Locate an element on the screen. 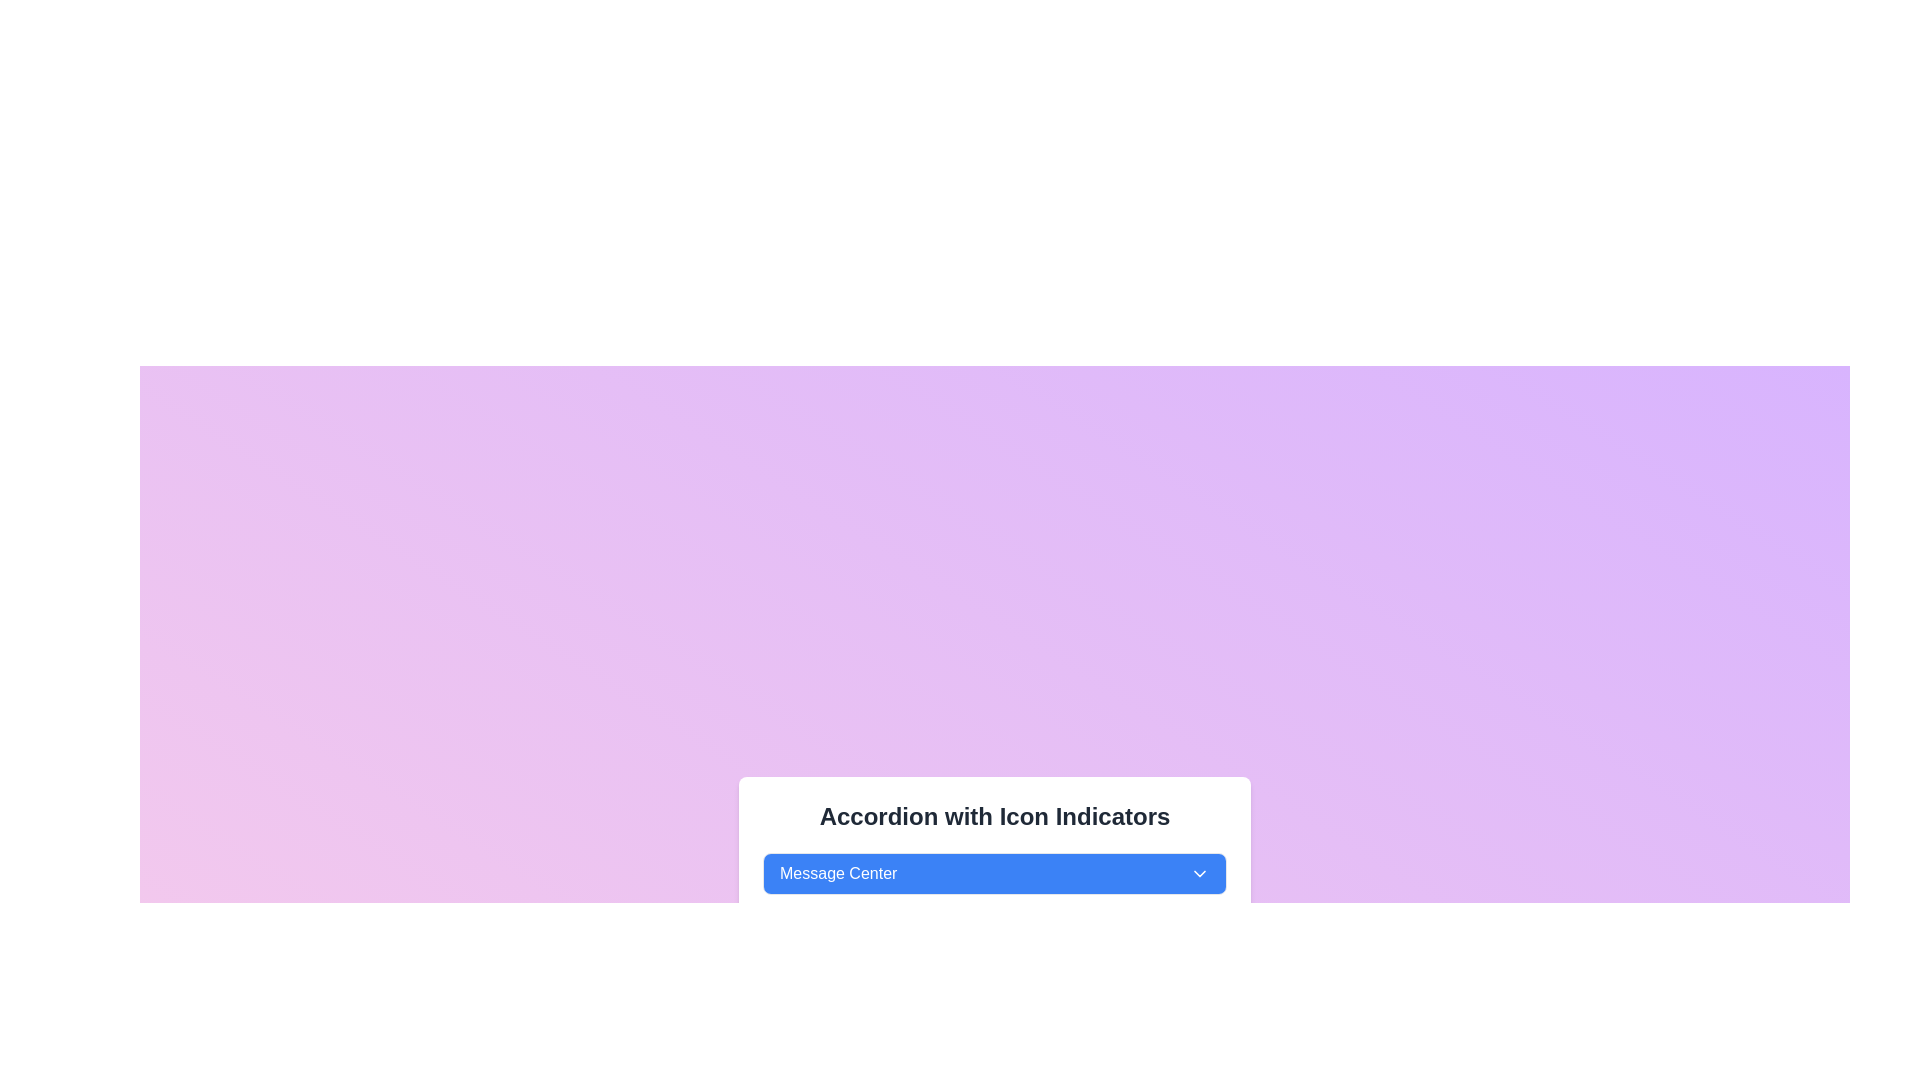 The height and width of the screenshot is (1080, 1920). the downwards-pointing chevron icon located at the rightmost end of the 'Message Center' button is located at coordinates (1200, 873).